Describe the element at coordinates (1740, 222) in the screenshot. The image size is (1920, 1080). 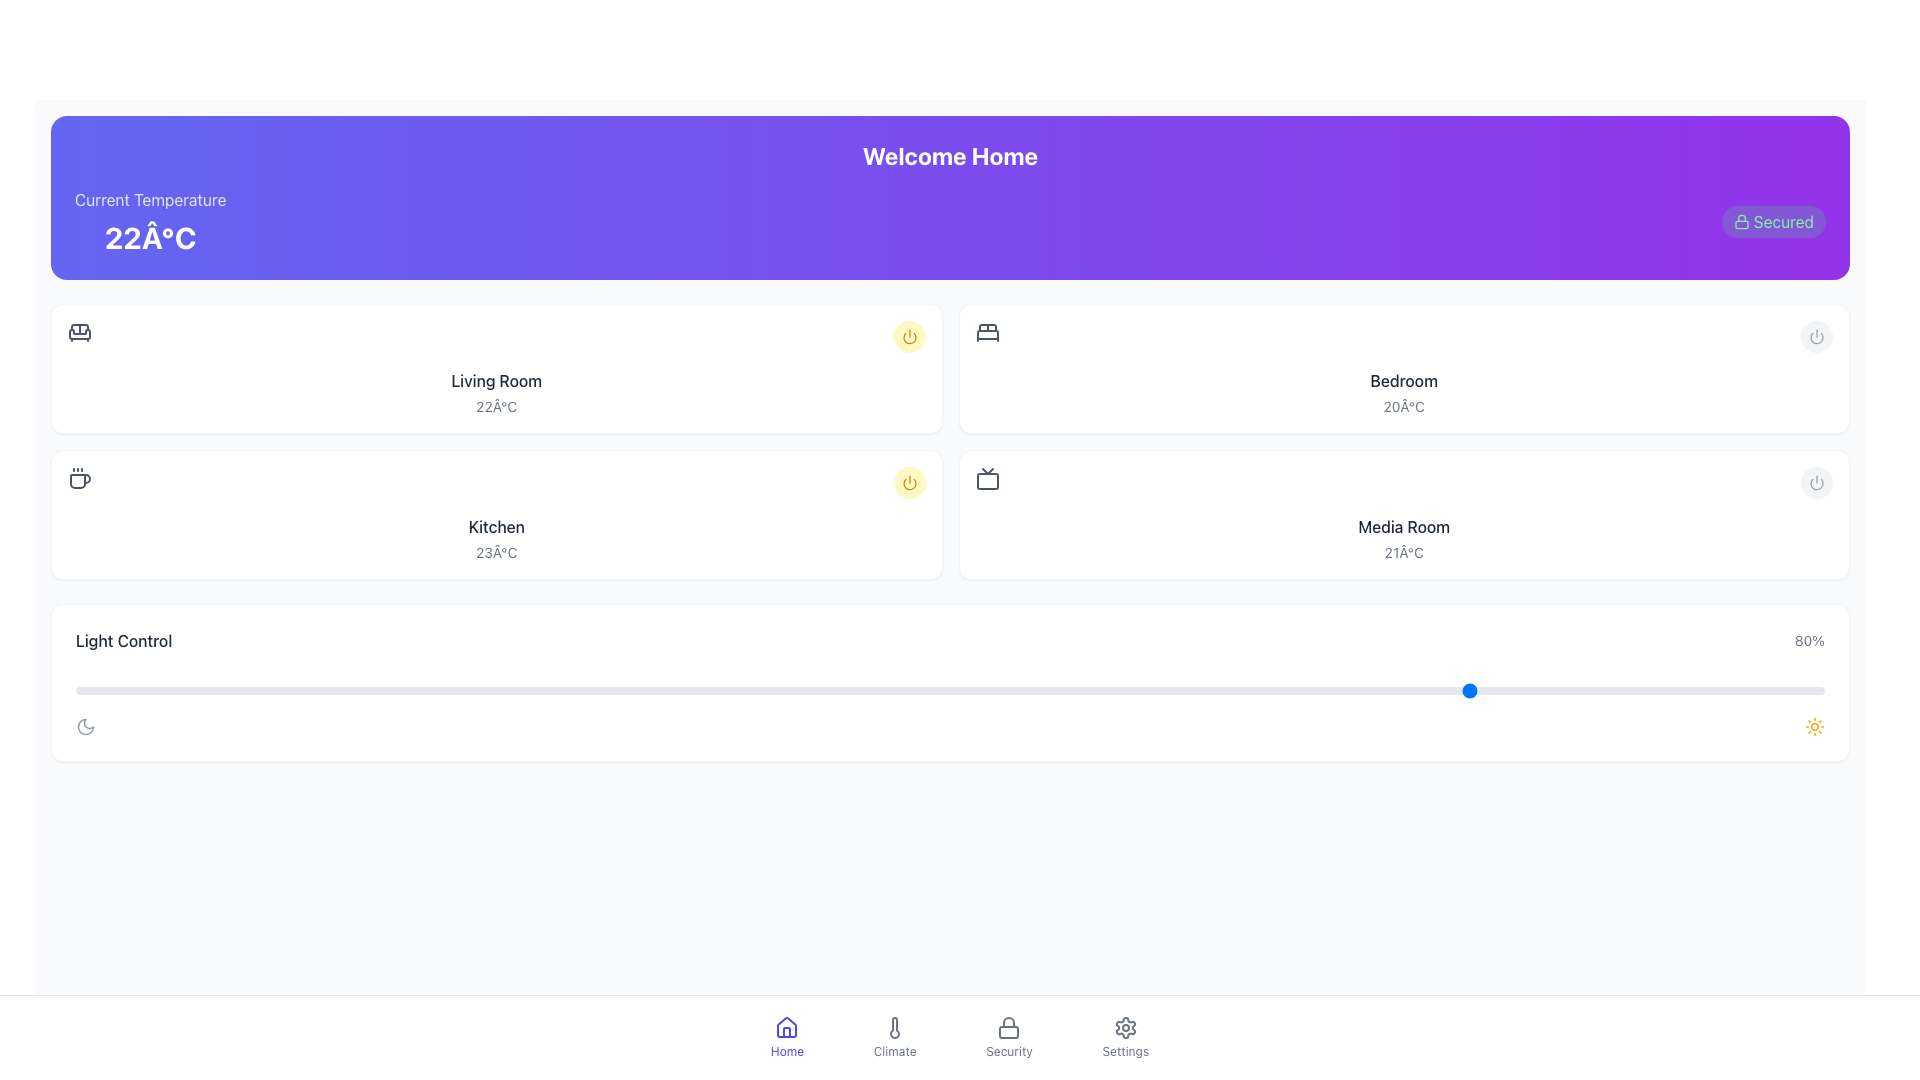
I see `the security icon located to the right of the 'Secured' label in the header section as an informational indicator` at that location.